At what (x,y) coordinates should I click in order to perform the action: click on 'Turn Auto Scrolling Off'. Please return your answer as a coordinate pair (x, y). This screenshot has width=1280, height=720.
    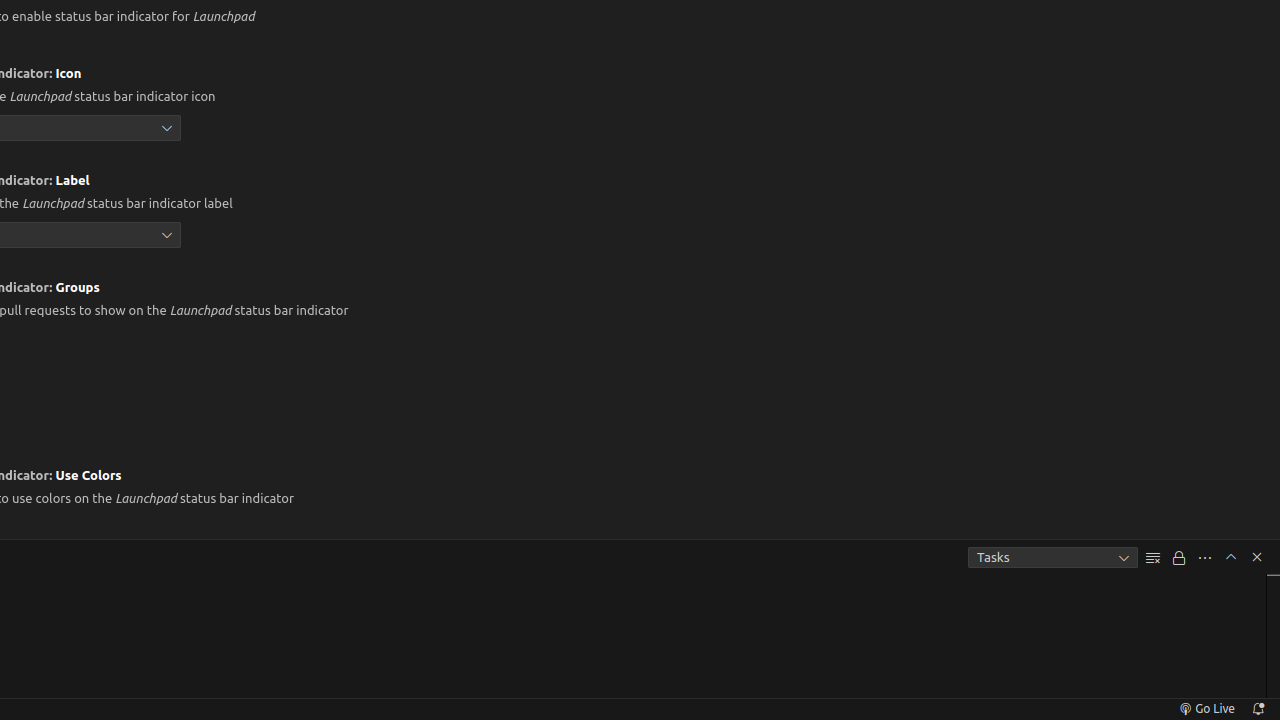
    Looking at the image, I should click on (1179, 557).